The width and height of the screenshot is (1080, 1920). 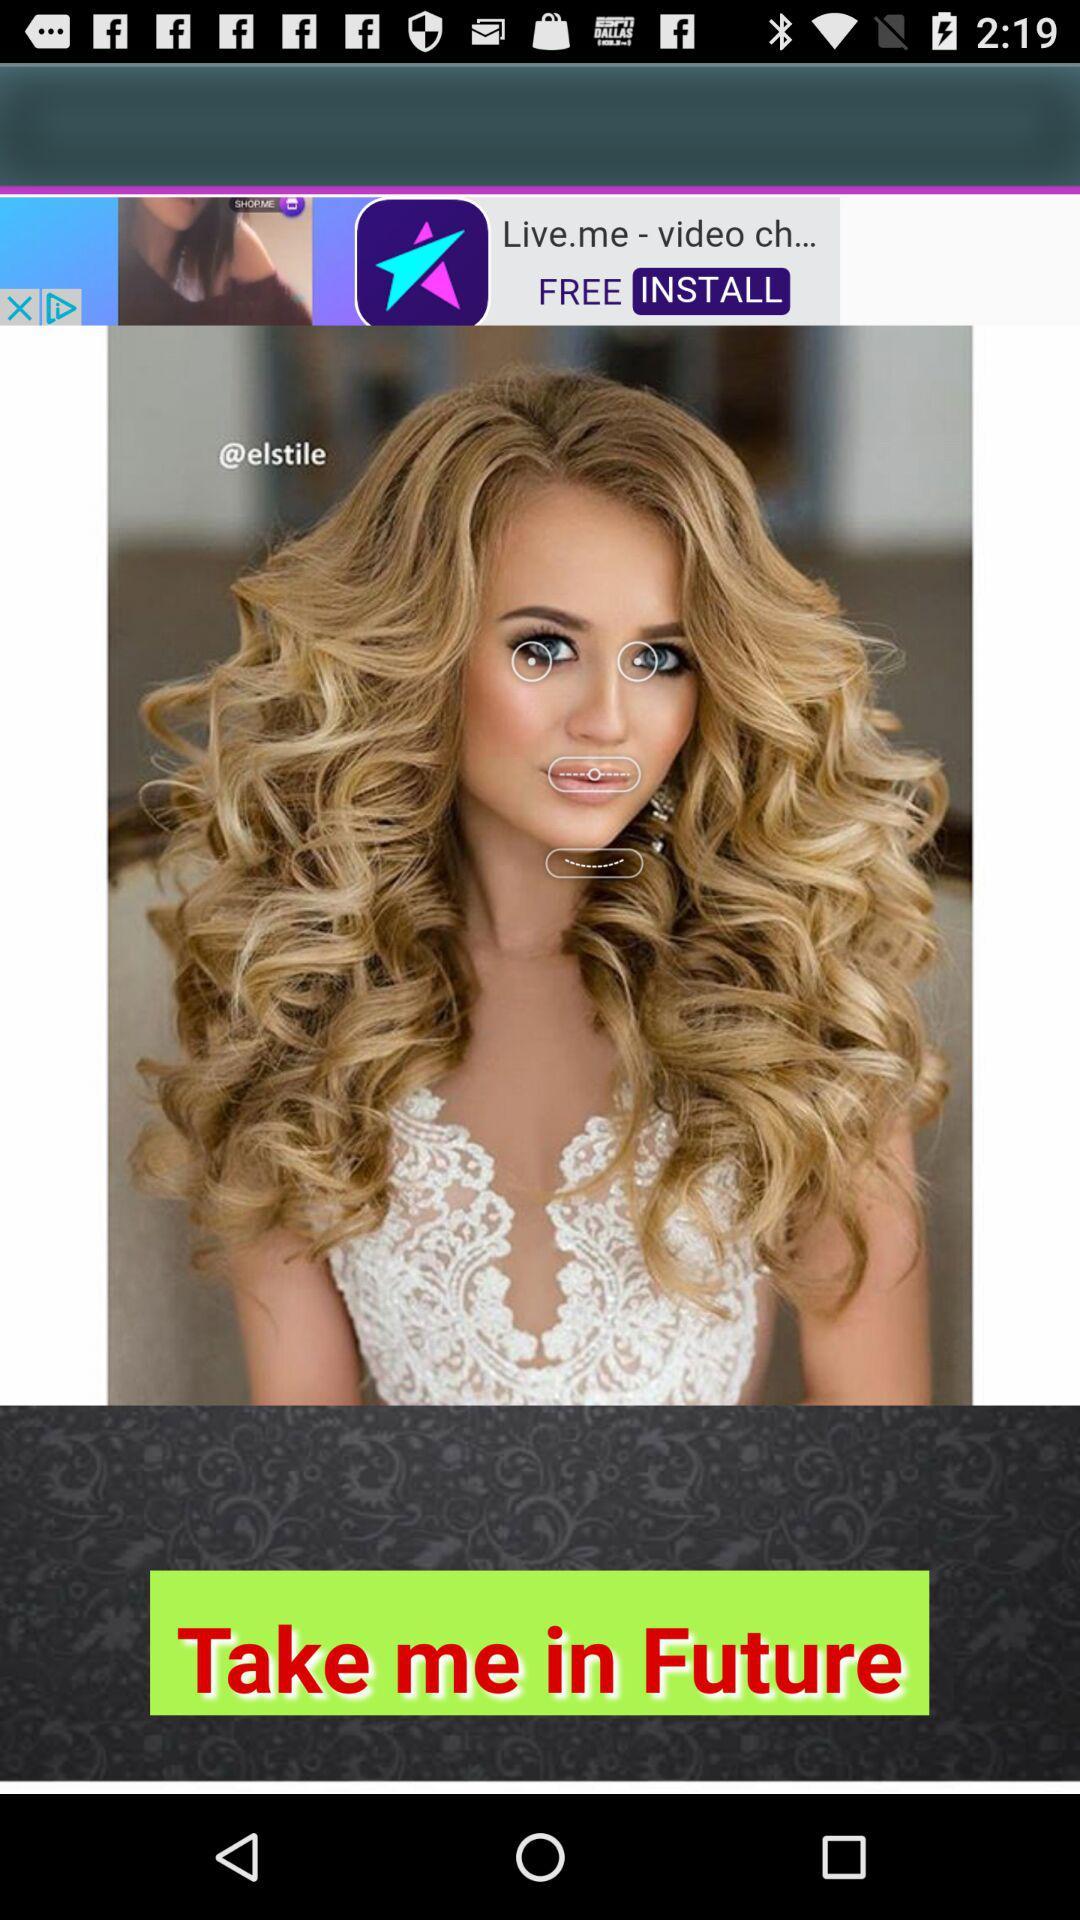 I want to click on enlarge advertisement, so click(x=419, y=258).